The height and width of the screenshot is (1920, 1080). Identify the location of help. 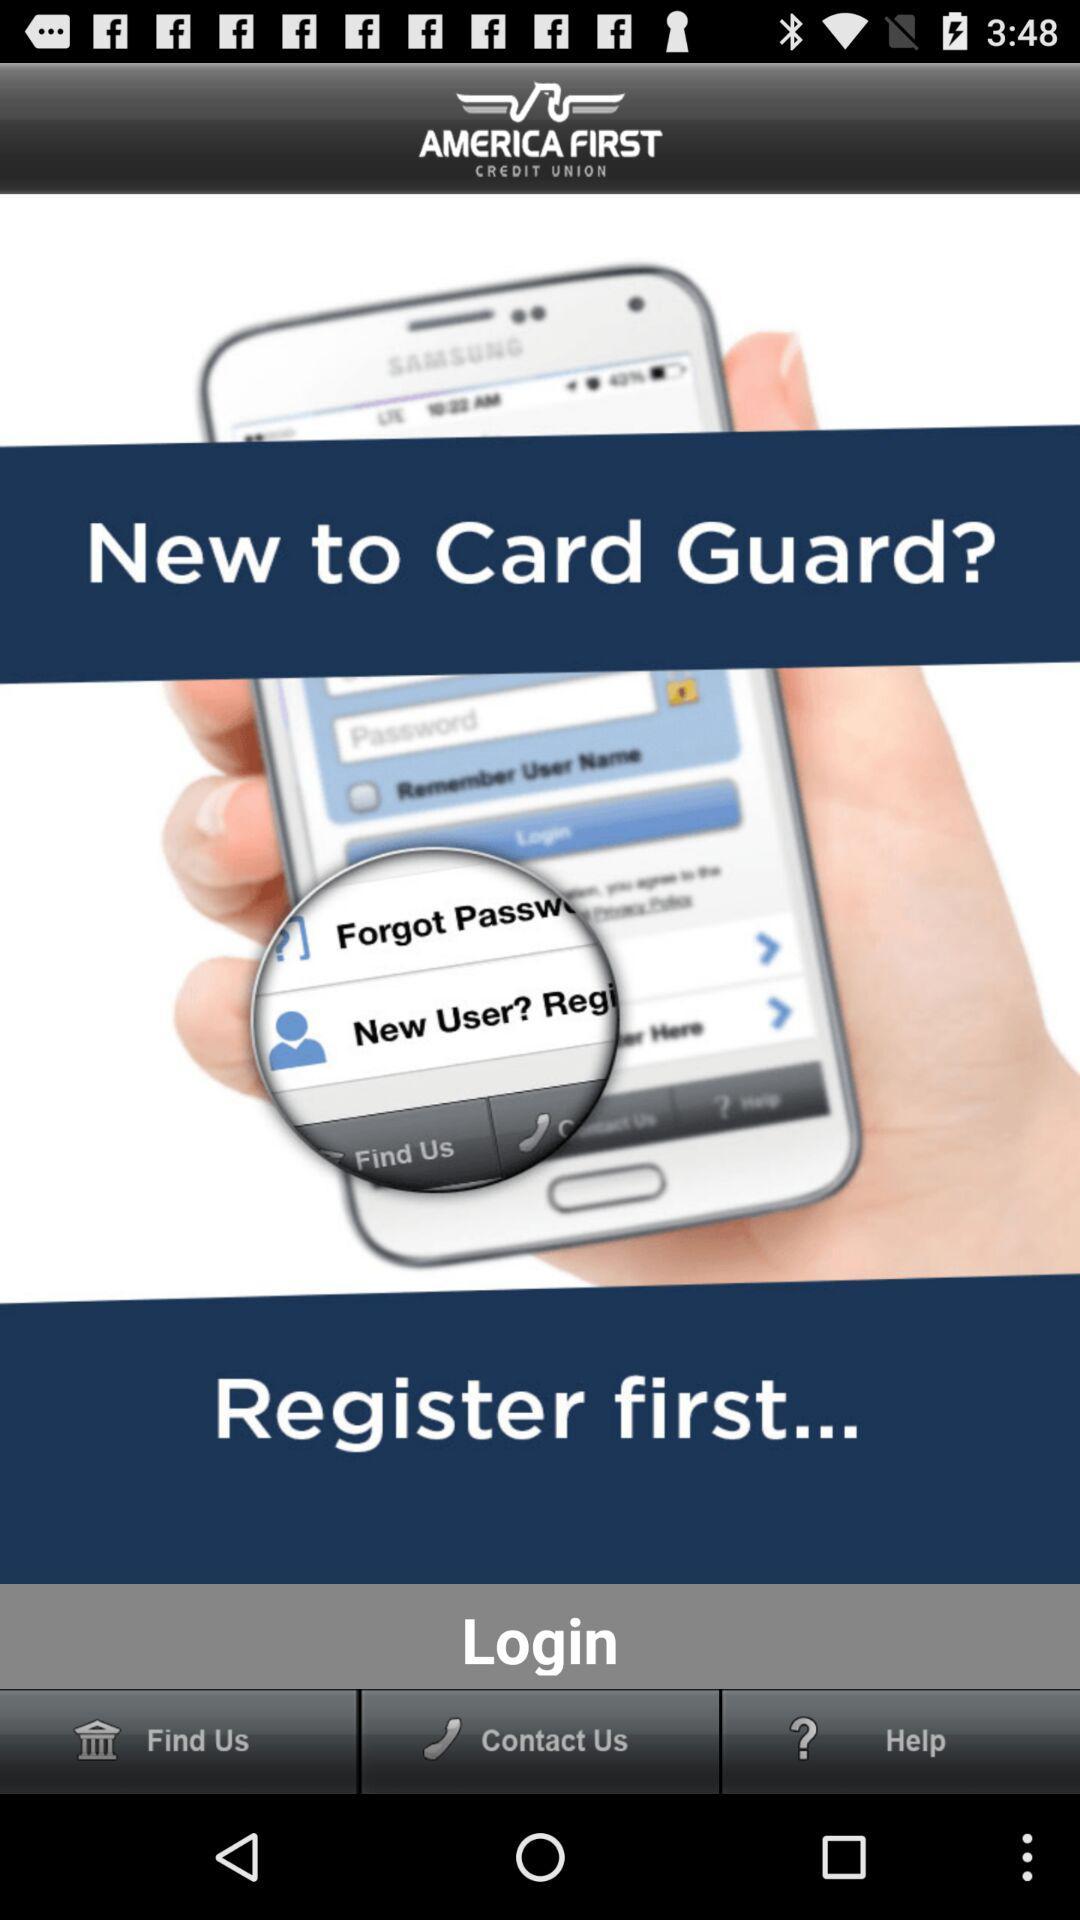
(901, 1740).